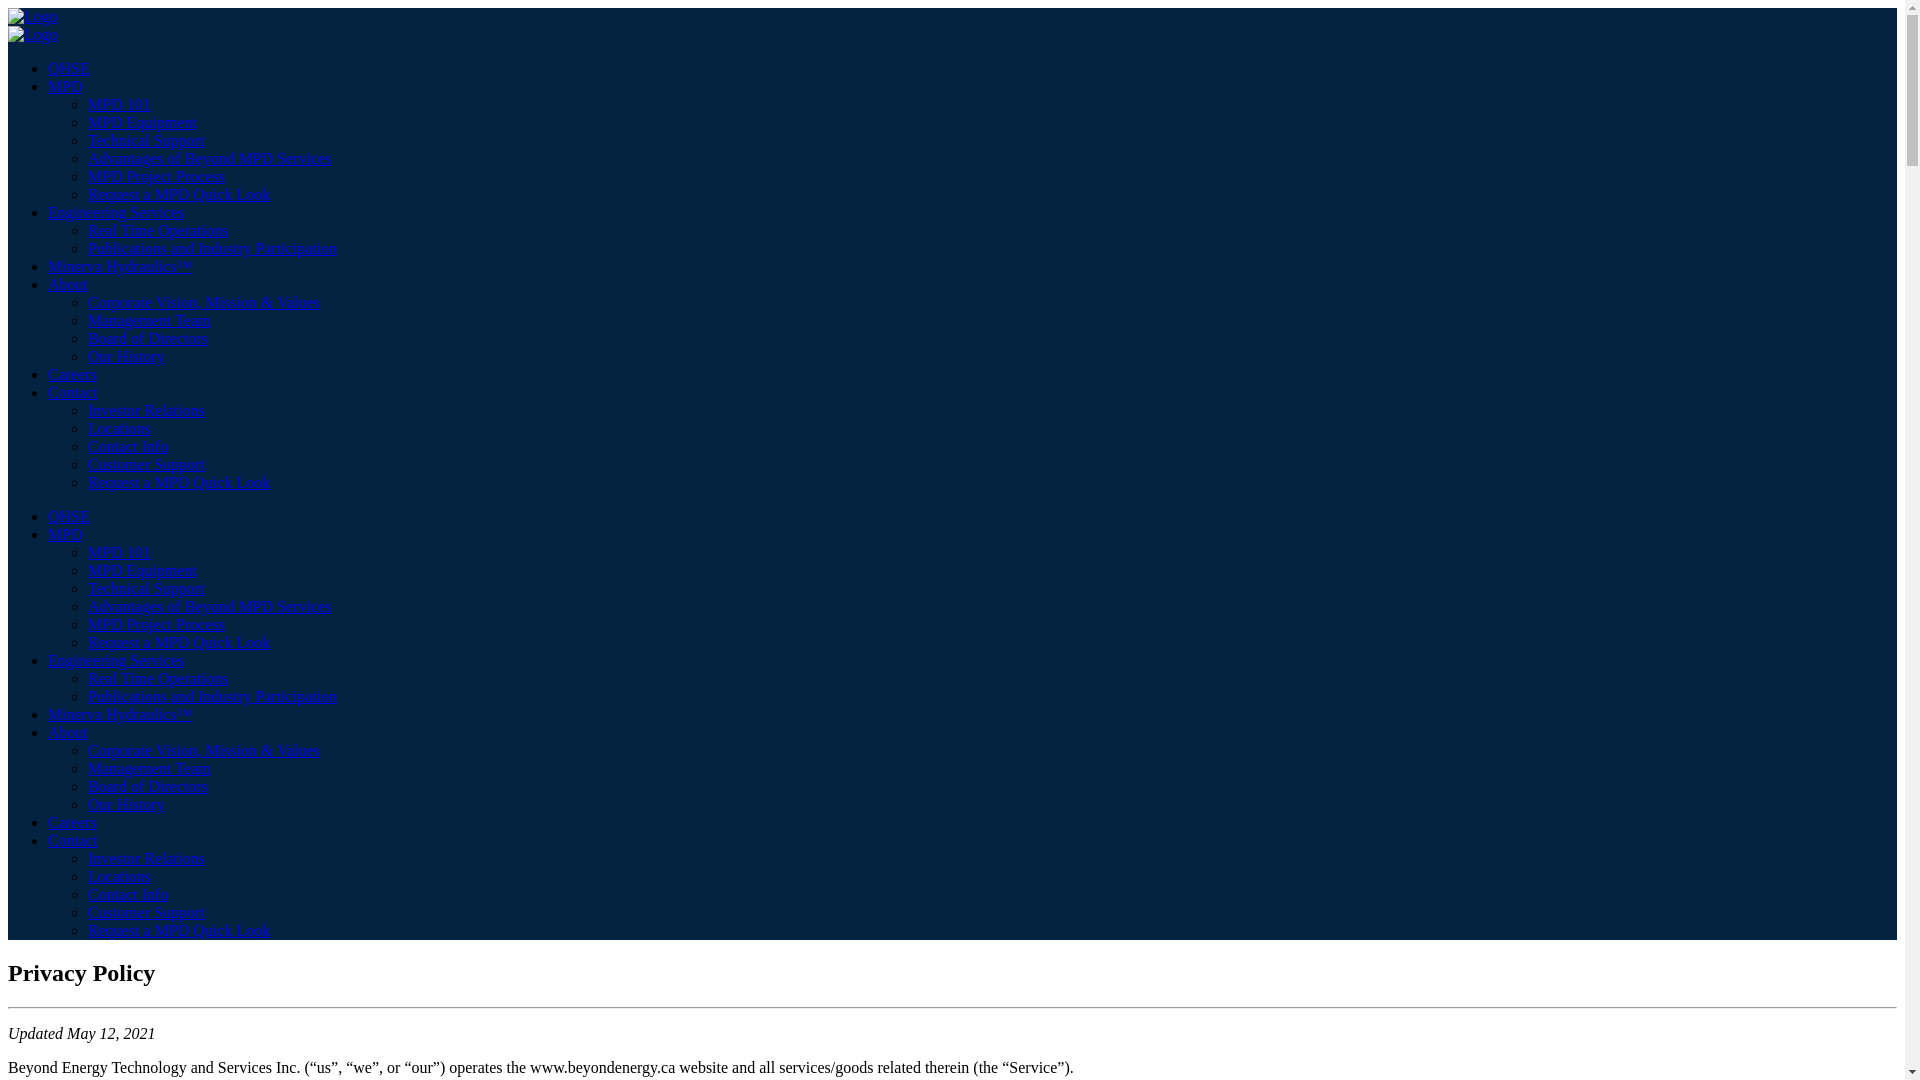  What do you see at coordinates (157, 677) in the screenshot?
I see `'Real Time Operations'` at bounding box center [157, 677].